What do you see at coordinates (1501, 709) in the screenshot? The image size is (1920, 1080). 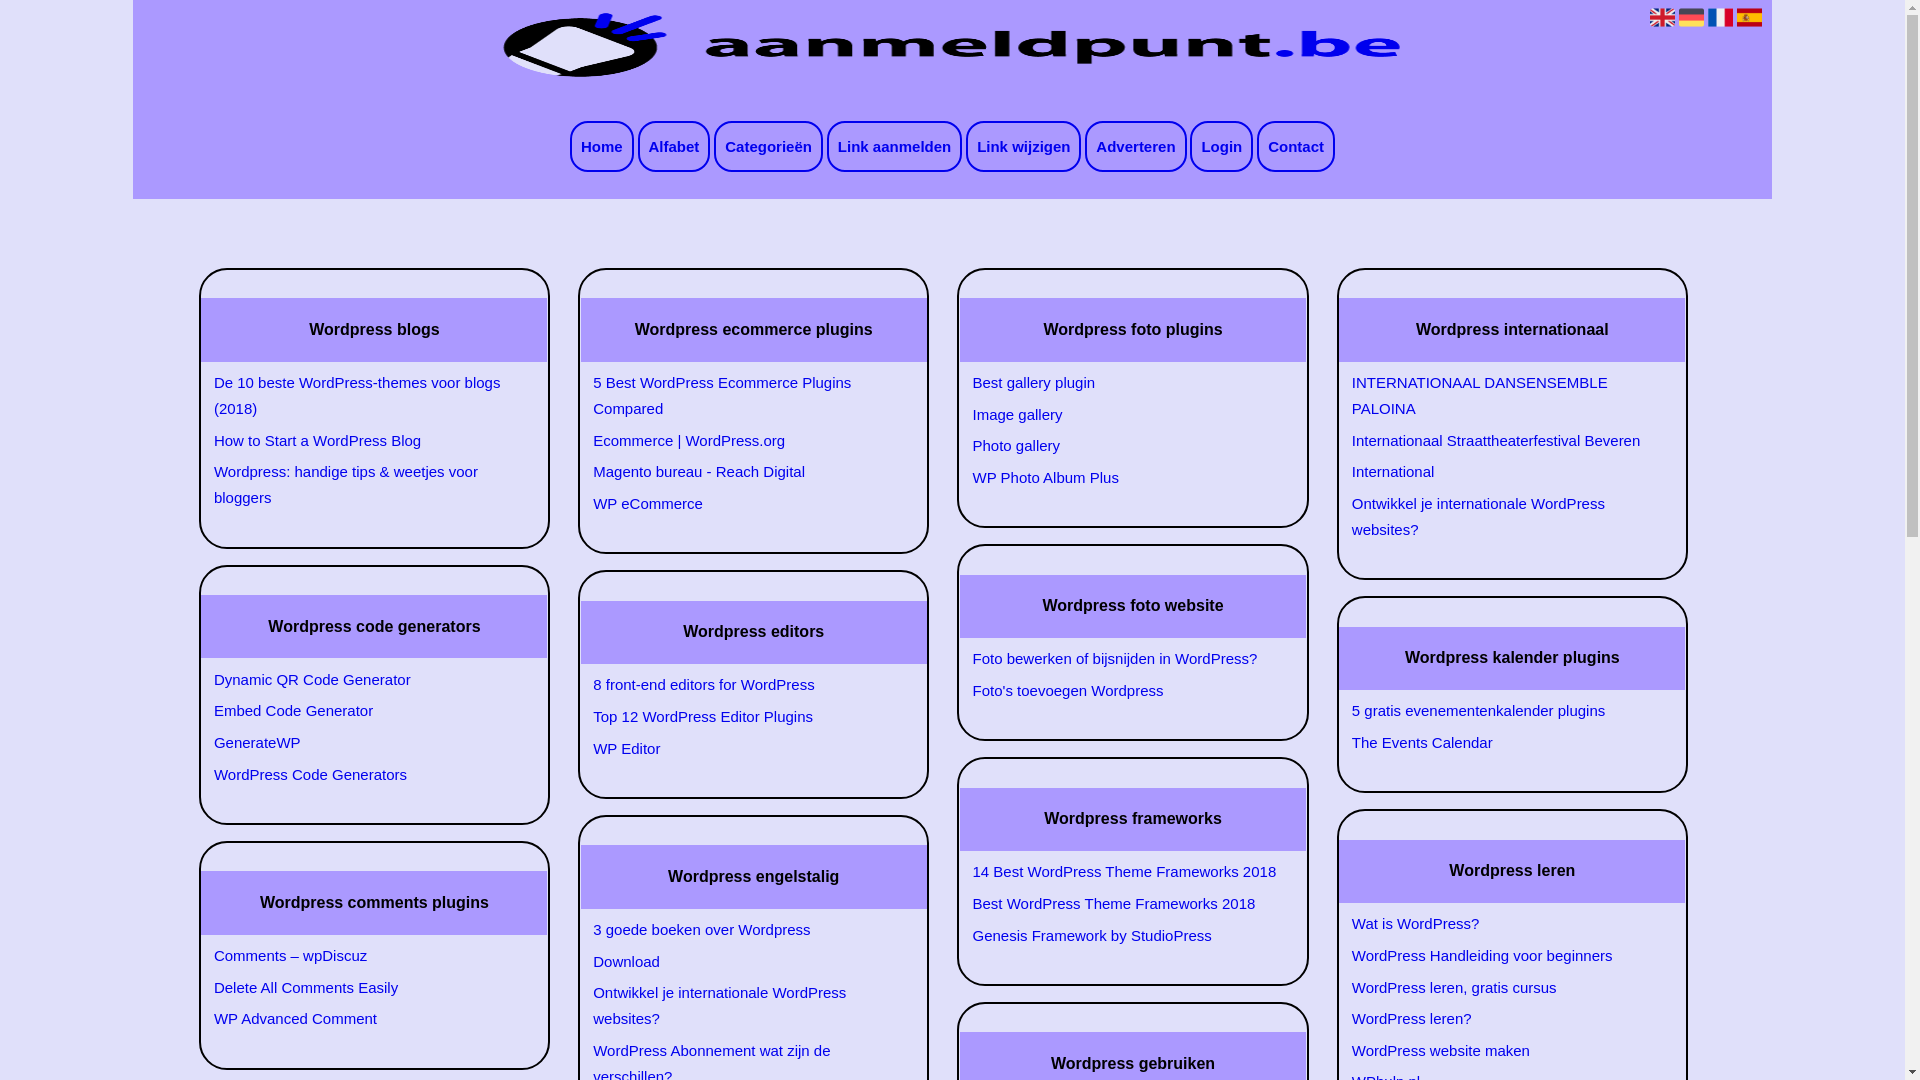 I see `'5 gratis evenementenkalender plugins'` at bounding box center [1501, 709].